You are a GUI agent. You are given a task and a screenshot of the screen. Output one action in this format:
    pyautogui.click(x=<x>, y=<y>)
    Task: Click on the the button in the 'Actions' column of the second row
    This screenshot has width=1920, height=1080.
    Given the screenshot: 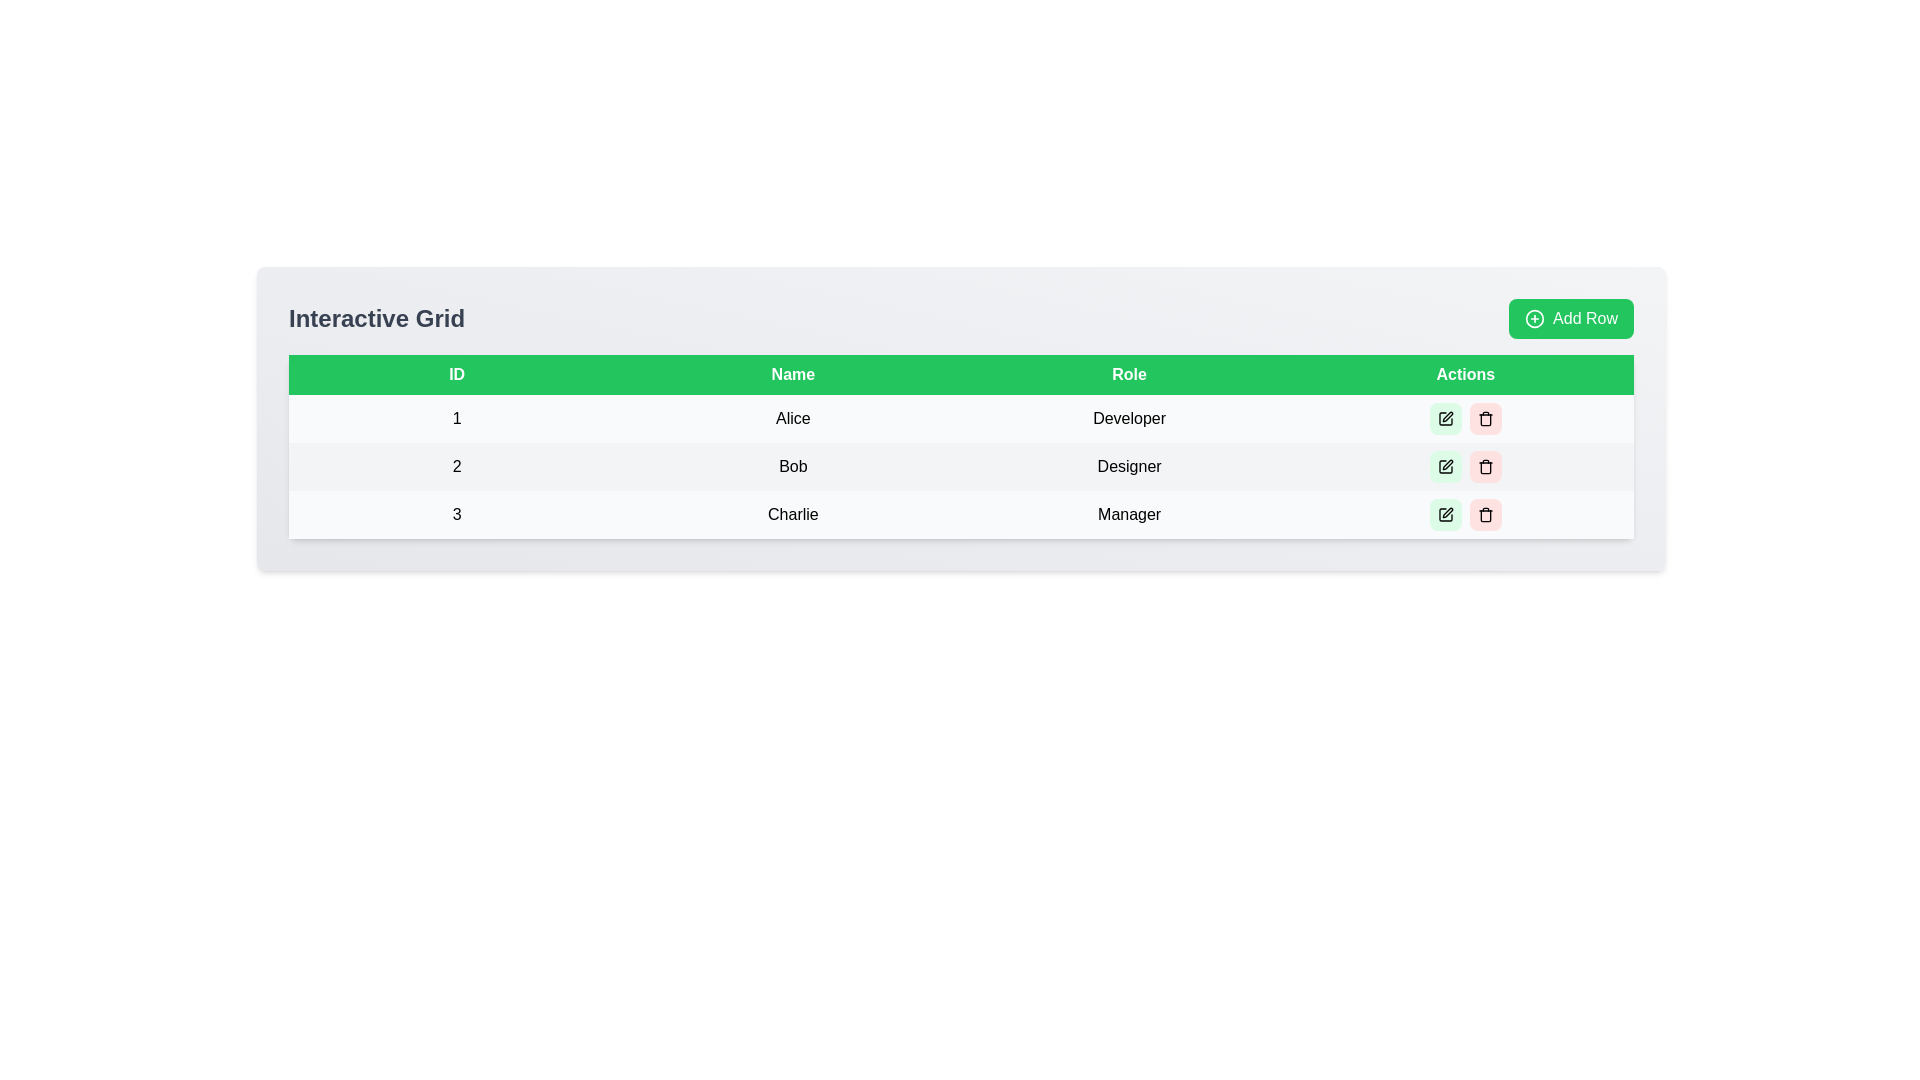 What is the action you would take?
    pyautogui.click(x=1445, y=466)
    